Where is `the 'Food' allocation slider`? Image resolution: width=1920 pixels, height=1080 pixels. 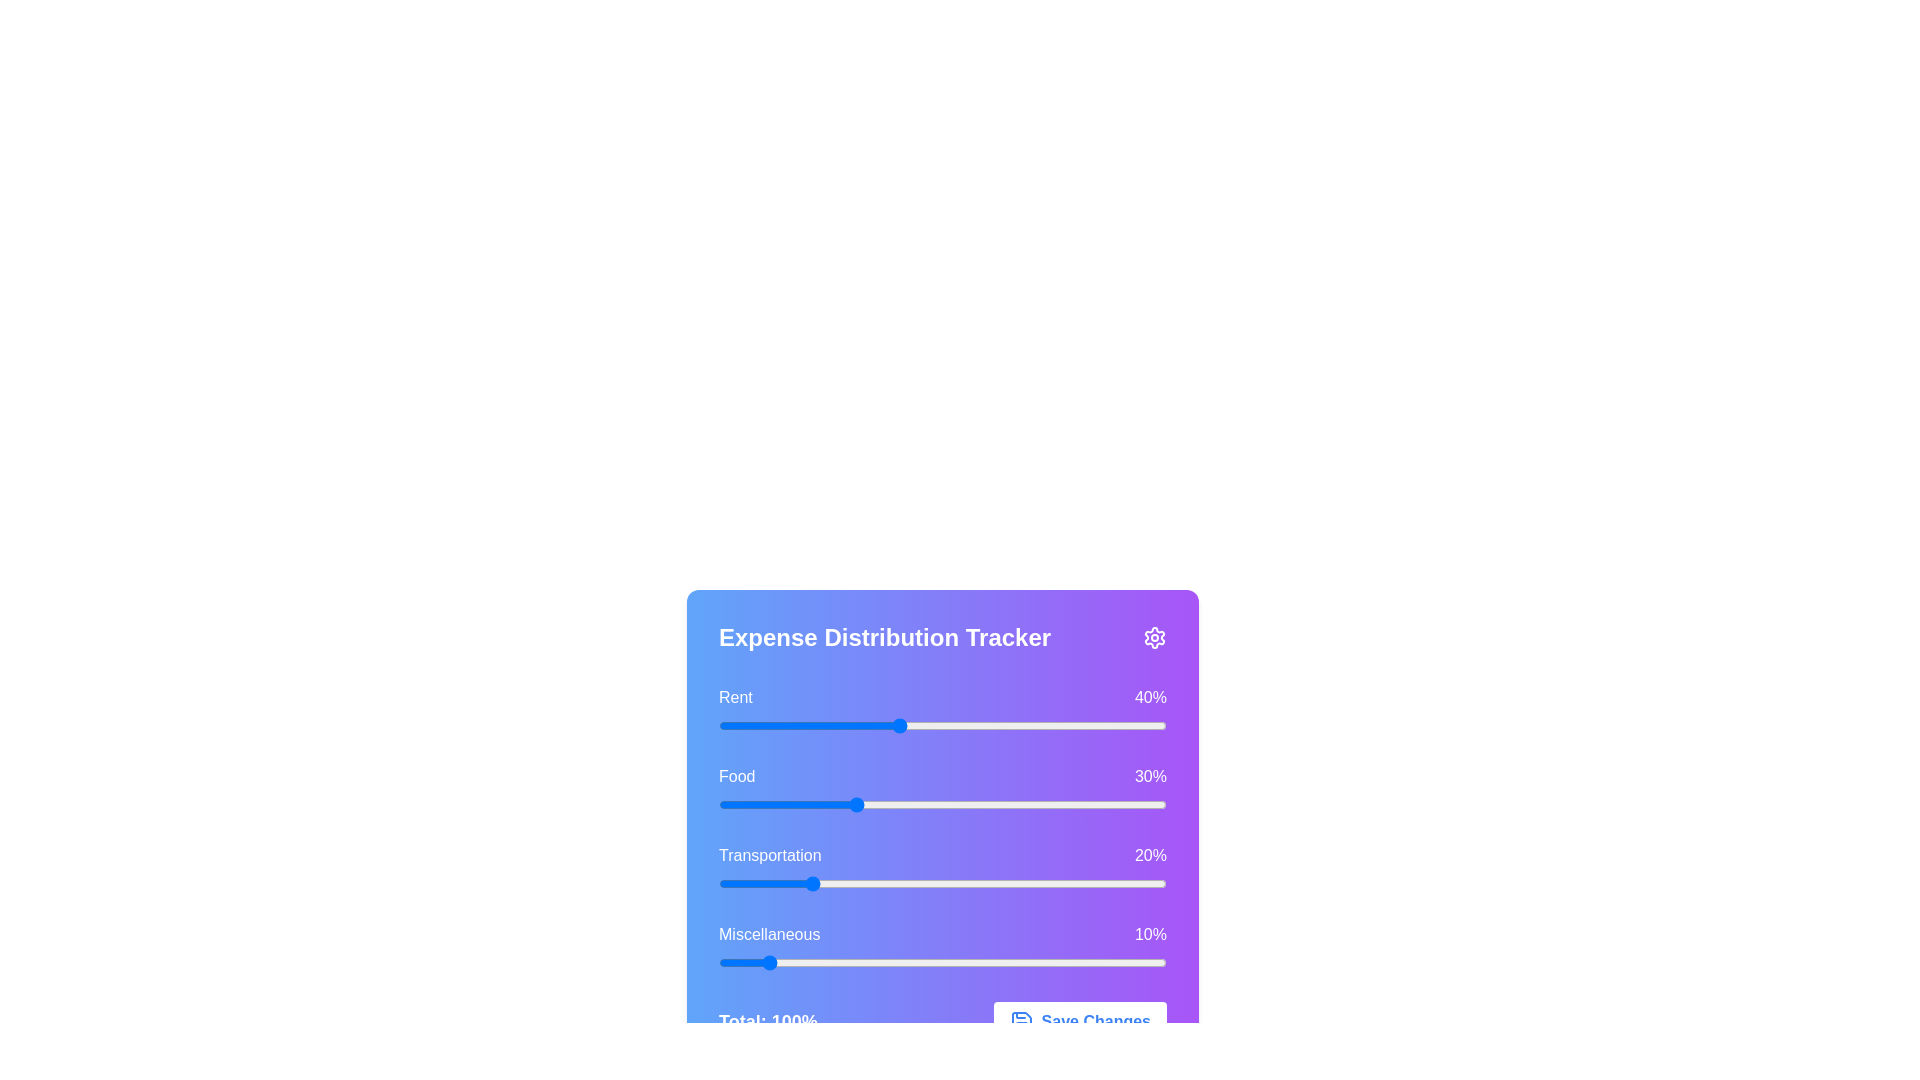
the 'Food' allocation slider is located at coordinates (910, 804).